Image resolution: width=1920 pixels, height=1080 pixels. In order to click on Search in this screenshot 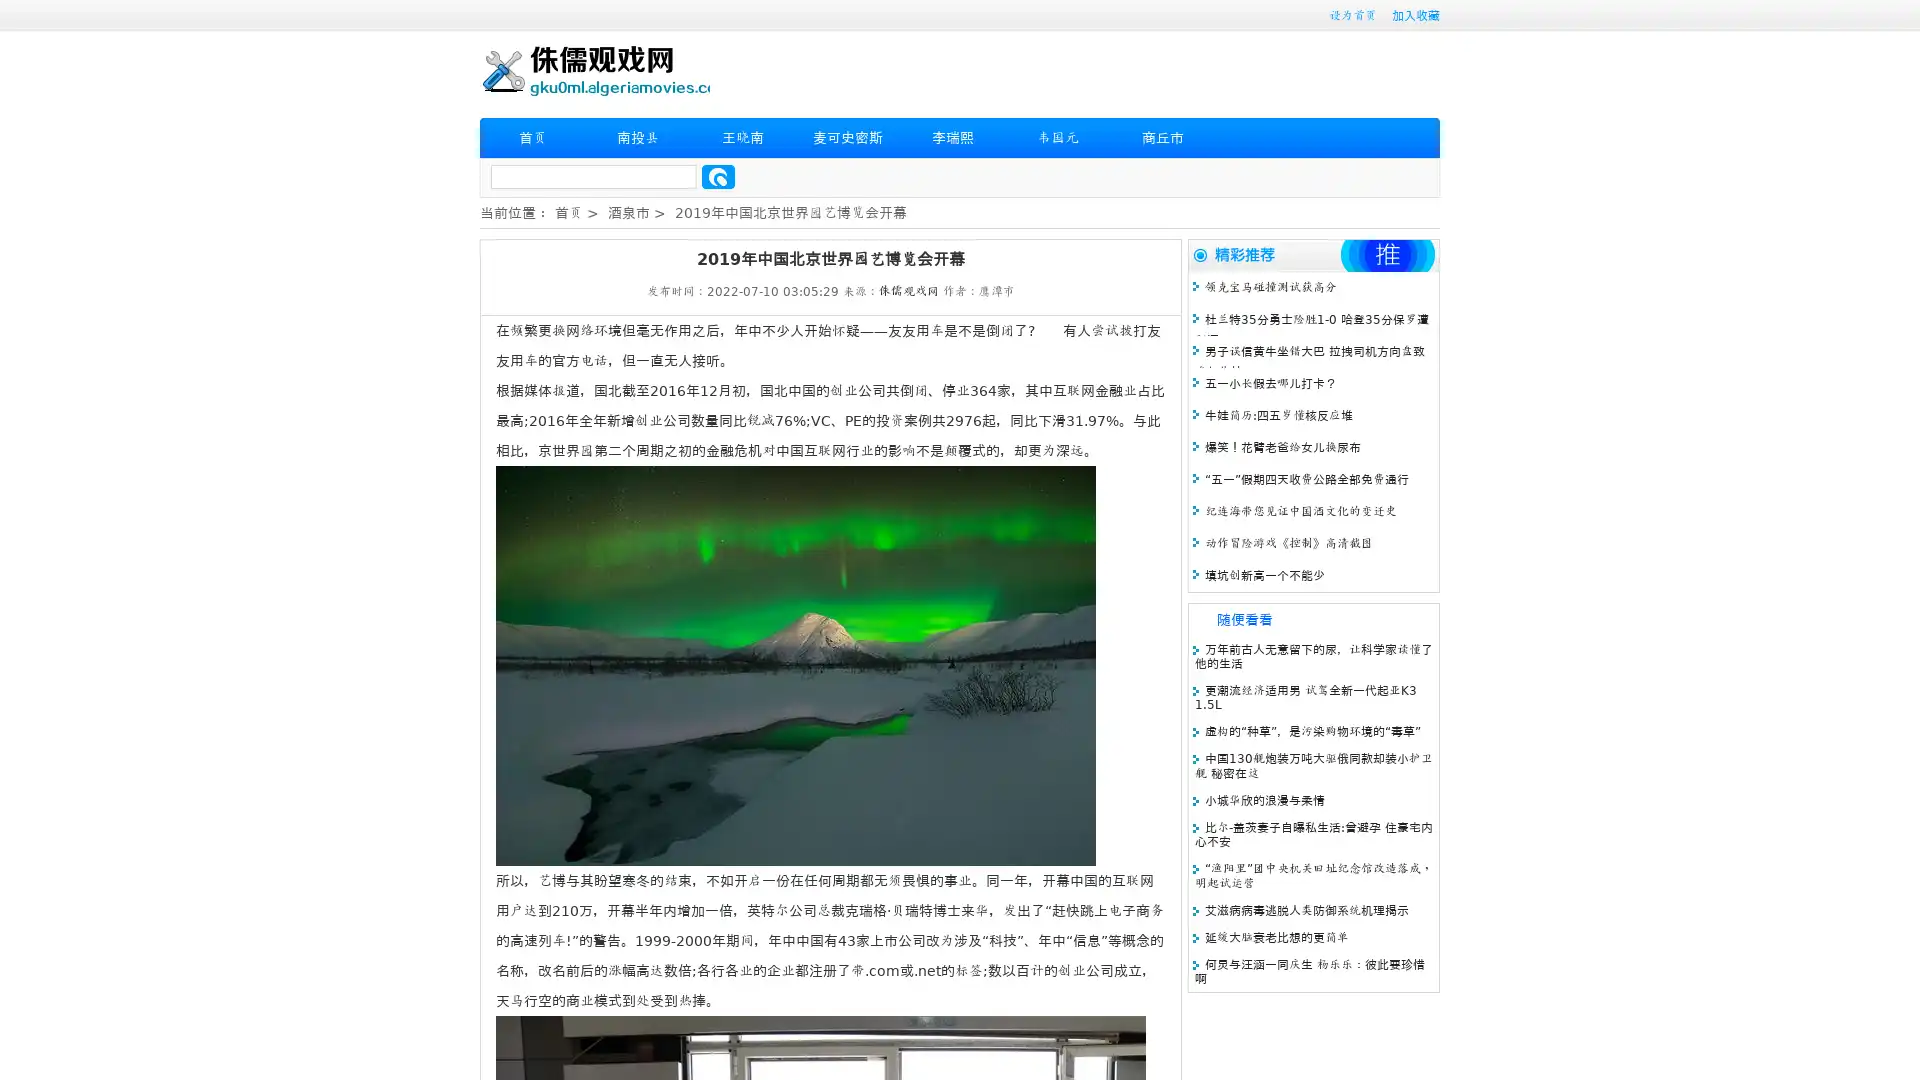, I will do `click(718, 176)`.